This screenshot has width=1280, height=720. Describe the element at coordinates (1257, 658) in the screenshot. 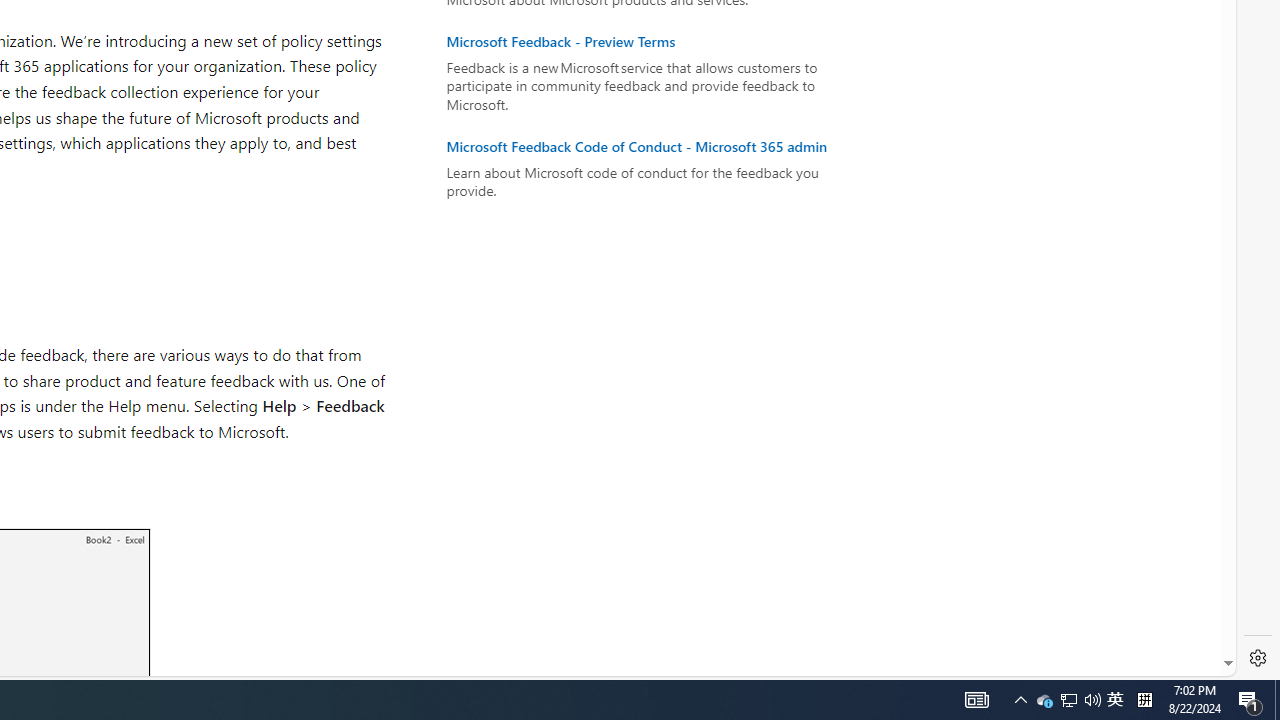

I see `'Settings'` at that location.